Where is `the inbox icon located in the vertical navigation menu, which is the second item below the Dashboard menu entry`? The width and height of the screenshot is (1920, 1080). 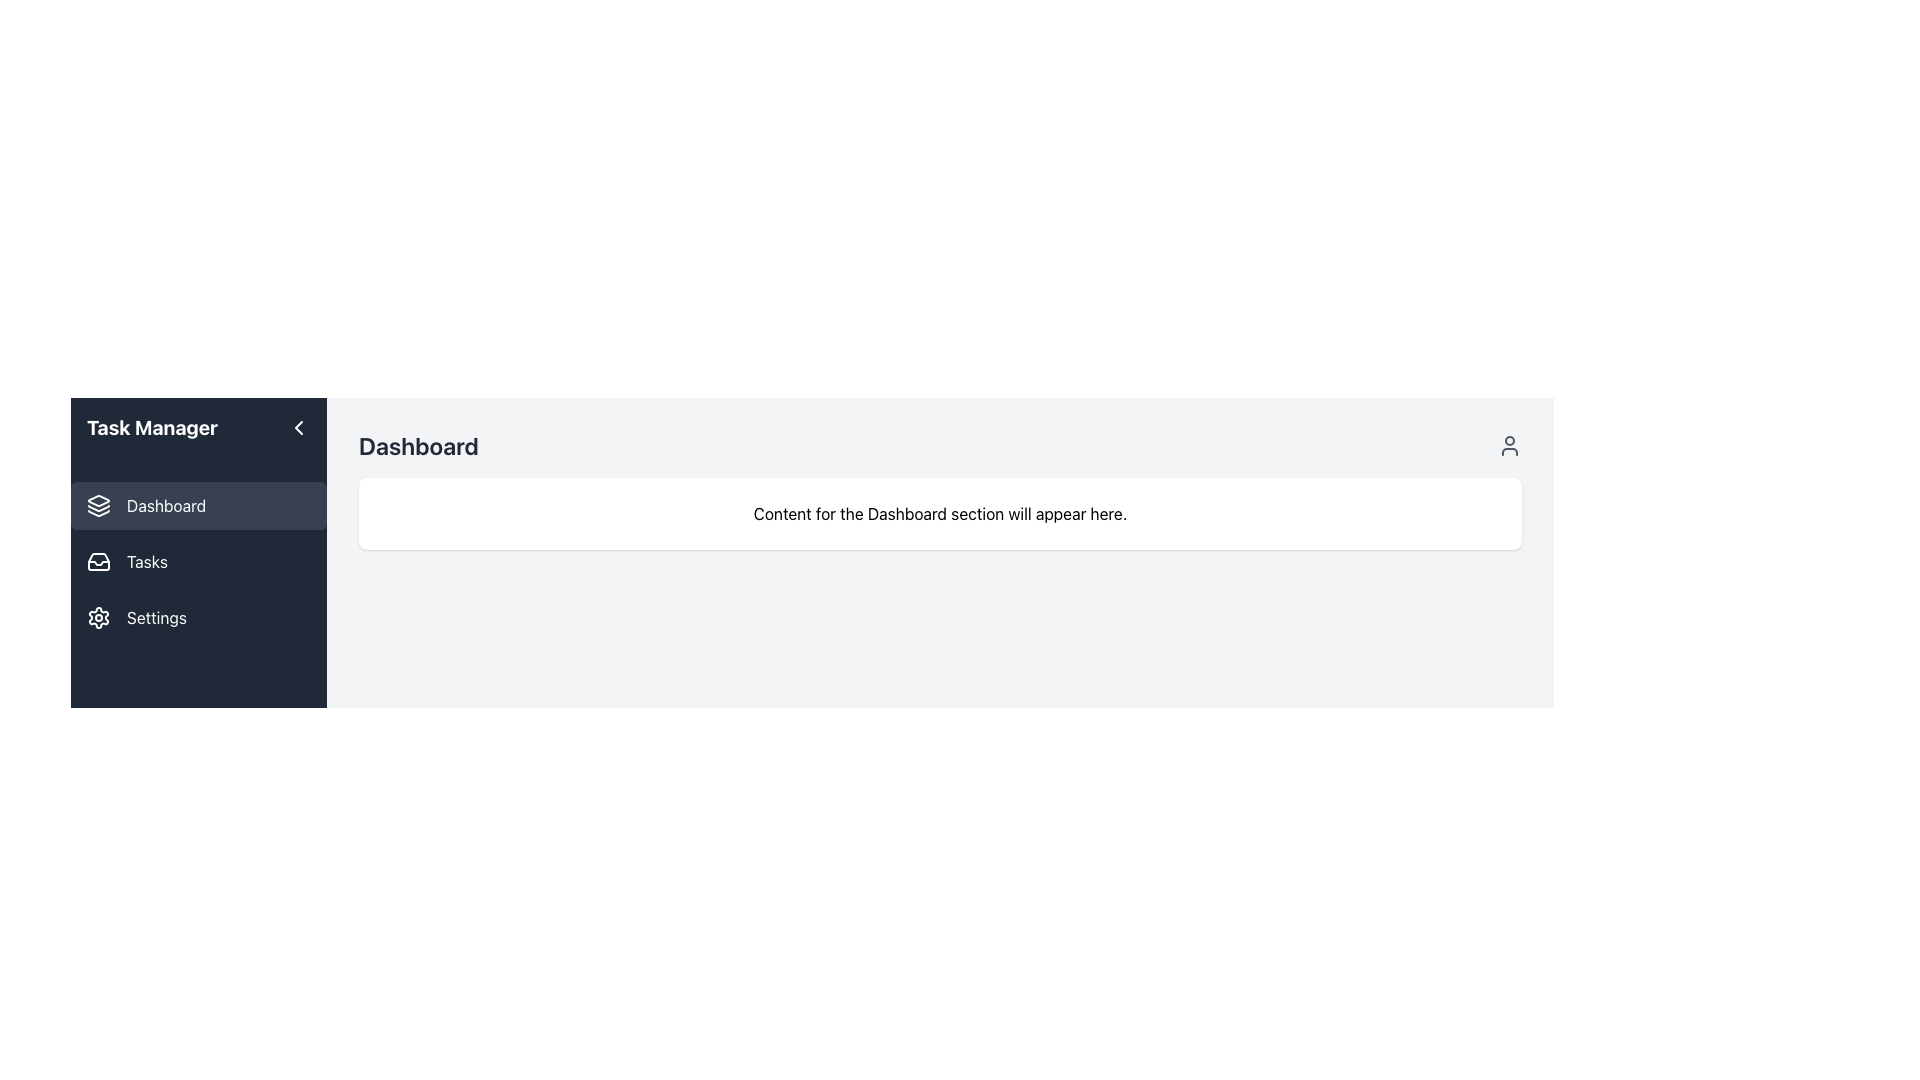 the inbox icon located in the vertical navigation menu, which is the second item below the Dashboard menu entry is located at coordinates (98, 562).